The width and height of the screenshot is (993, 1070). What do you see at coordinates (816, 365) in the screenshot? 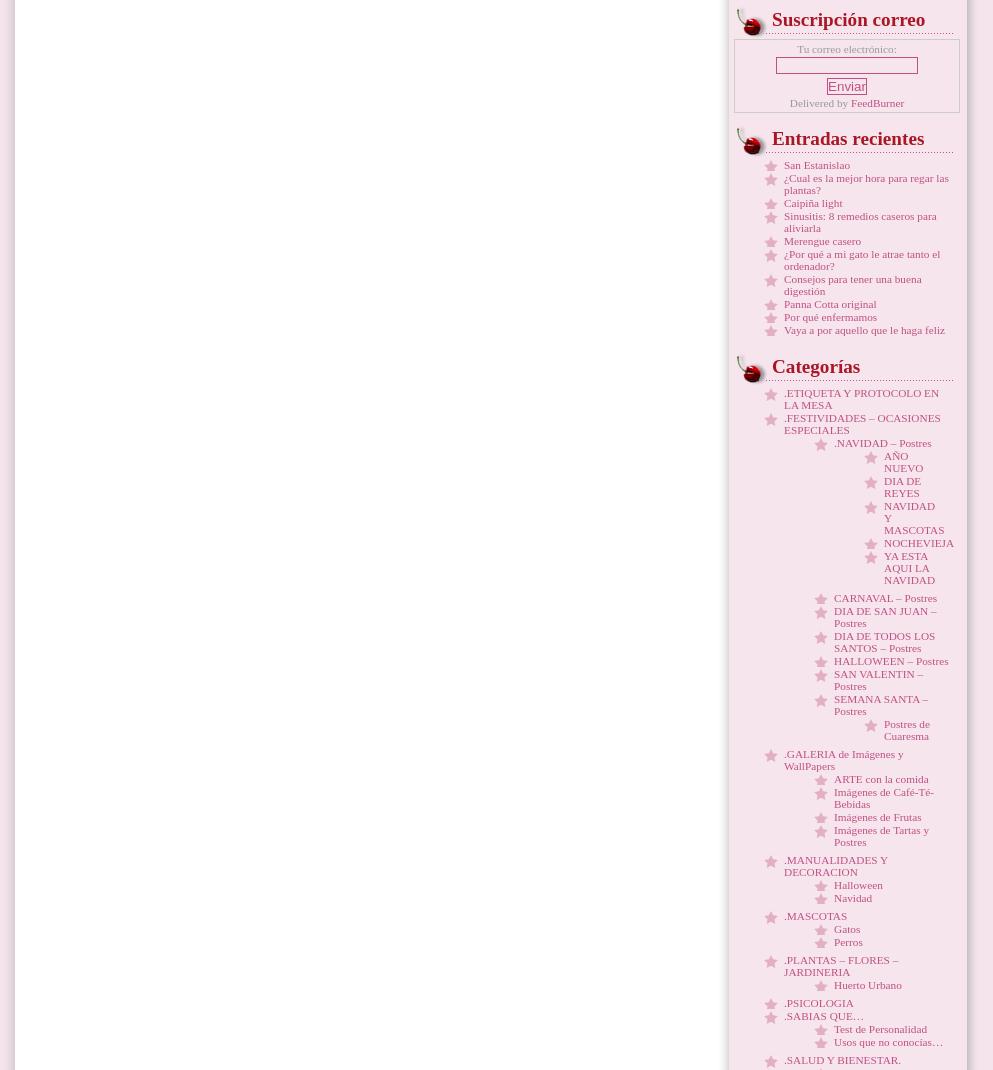
I see `'Categorías'` at bounding box center [816, 365].